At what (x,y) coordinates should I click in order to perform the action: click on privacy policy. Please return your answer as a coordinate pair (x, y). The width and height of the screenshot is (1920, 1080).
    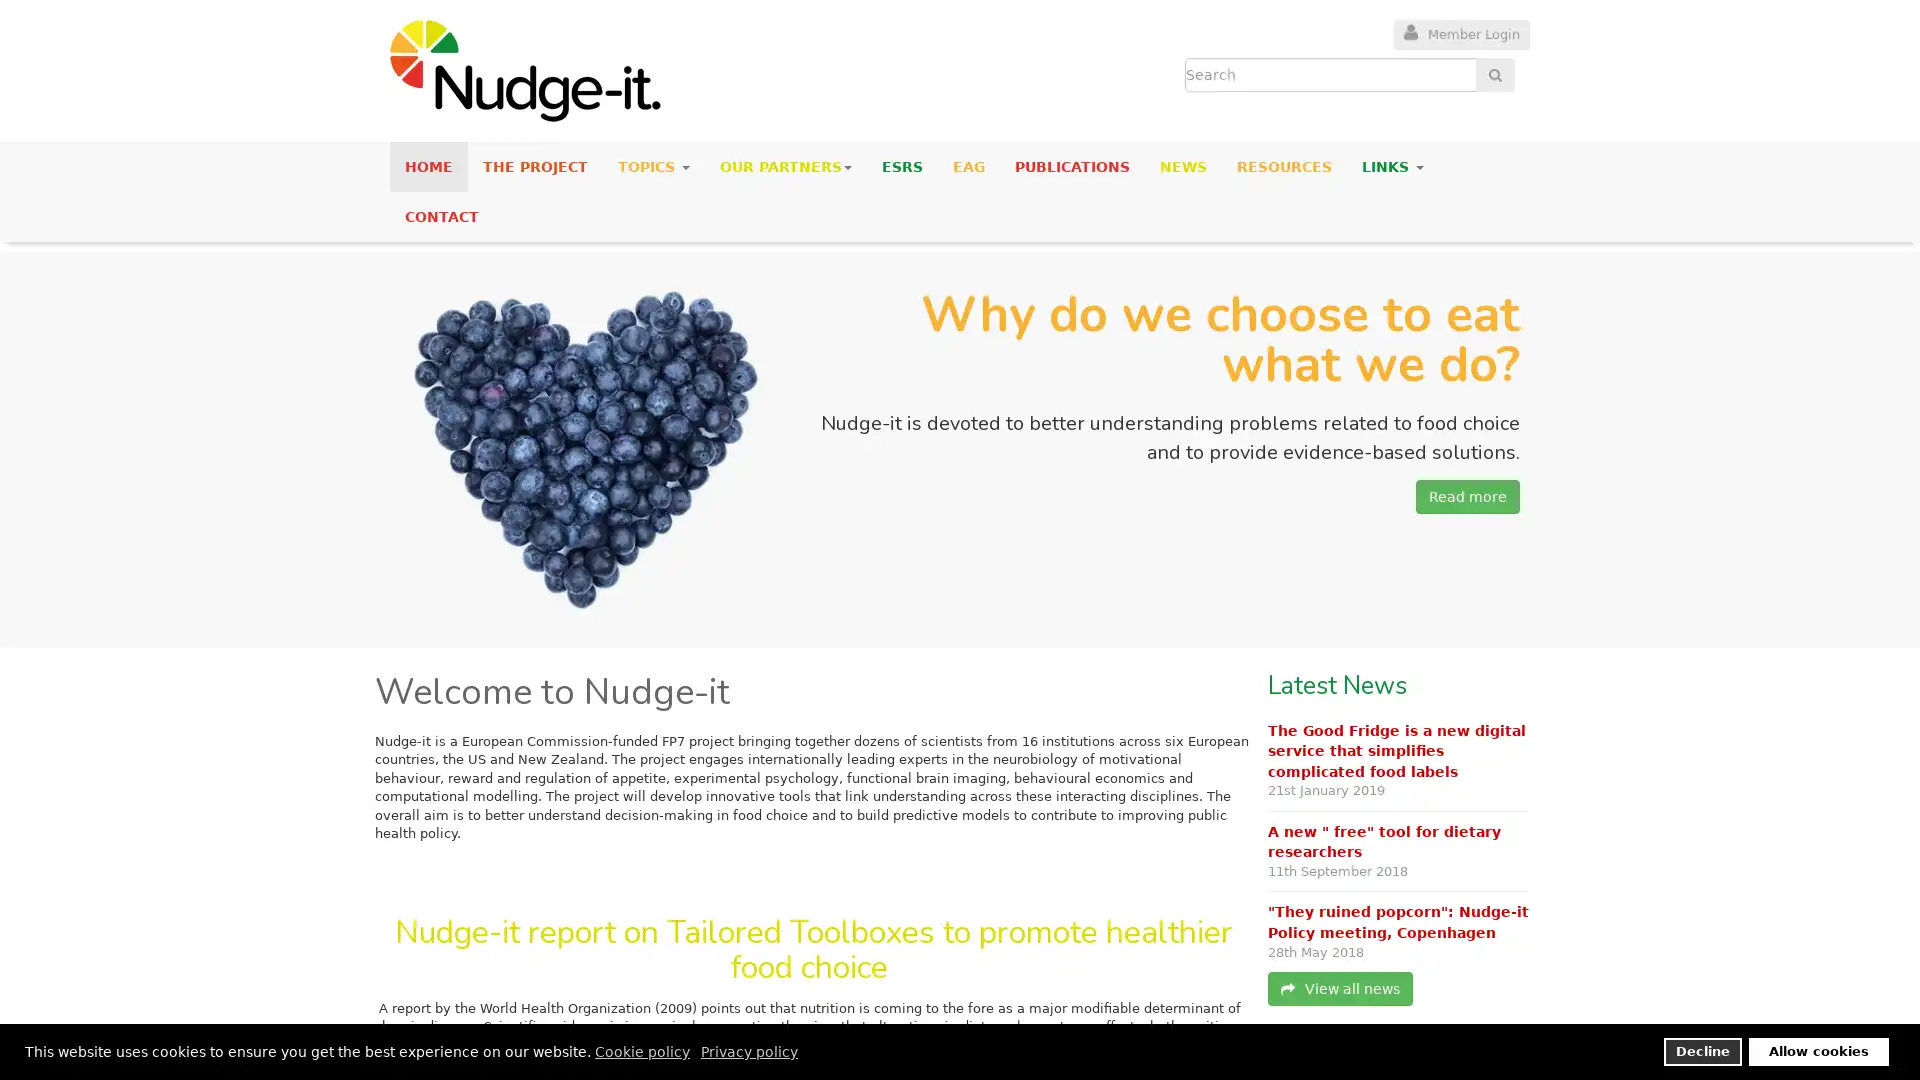
    Looking at the image, I should click on (748, 1050).